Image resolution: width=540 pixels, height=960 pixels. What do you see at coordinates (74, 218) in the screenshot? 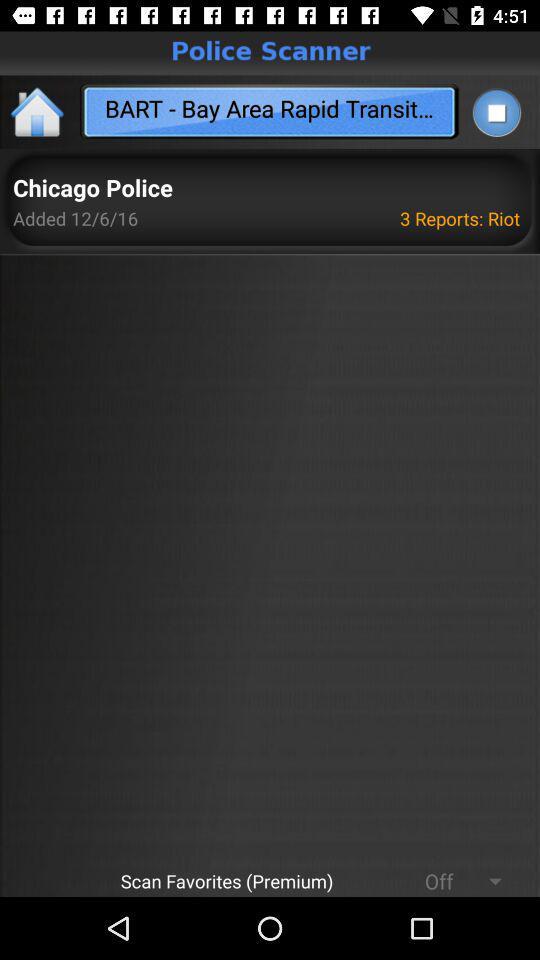
I see `icon next to 3 reports: riot icon` at bounding box center [74, 218].